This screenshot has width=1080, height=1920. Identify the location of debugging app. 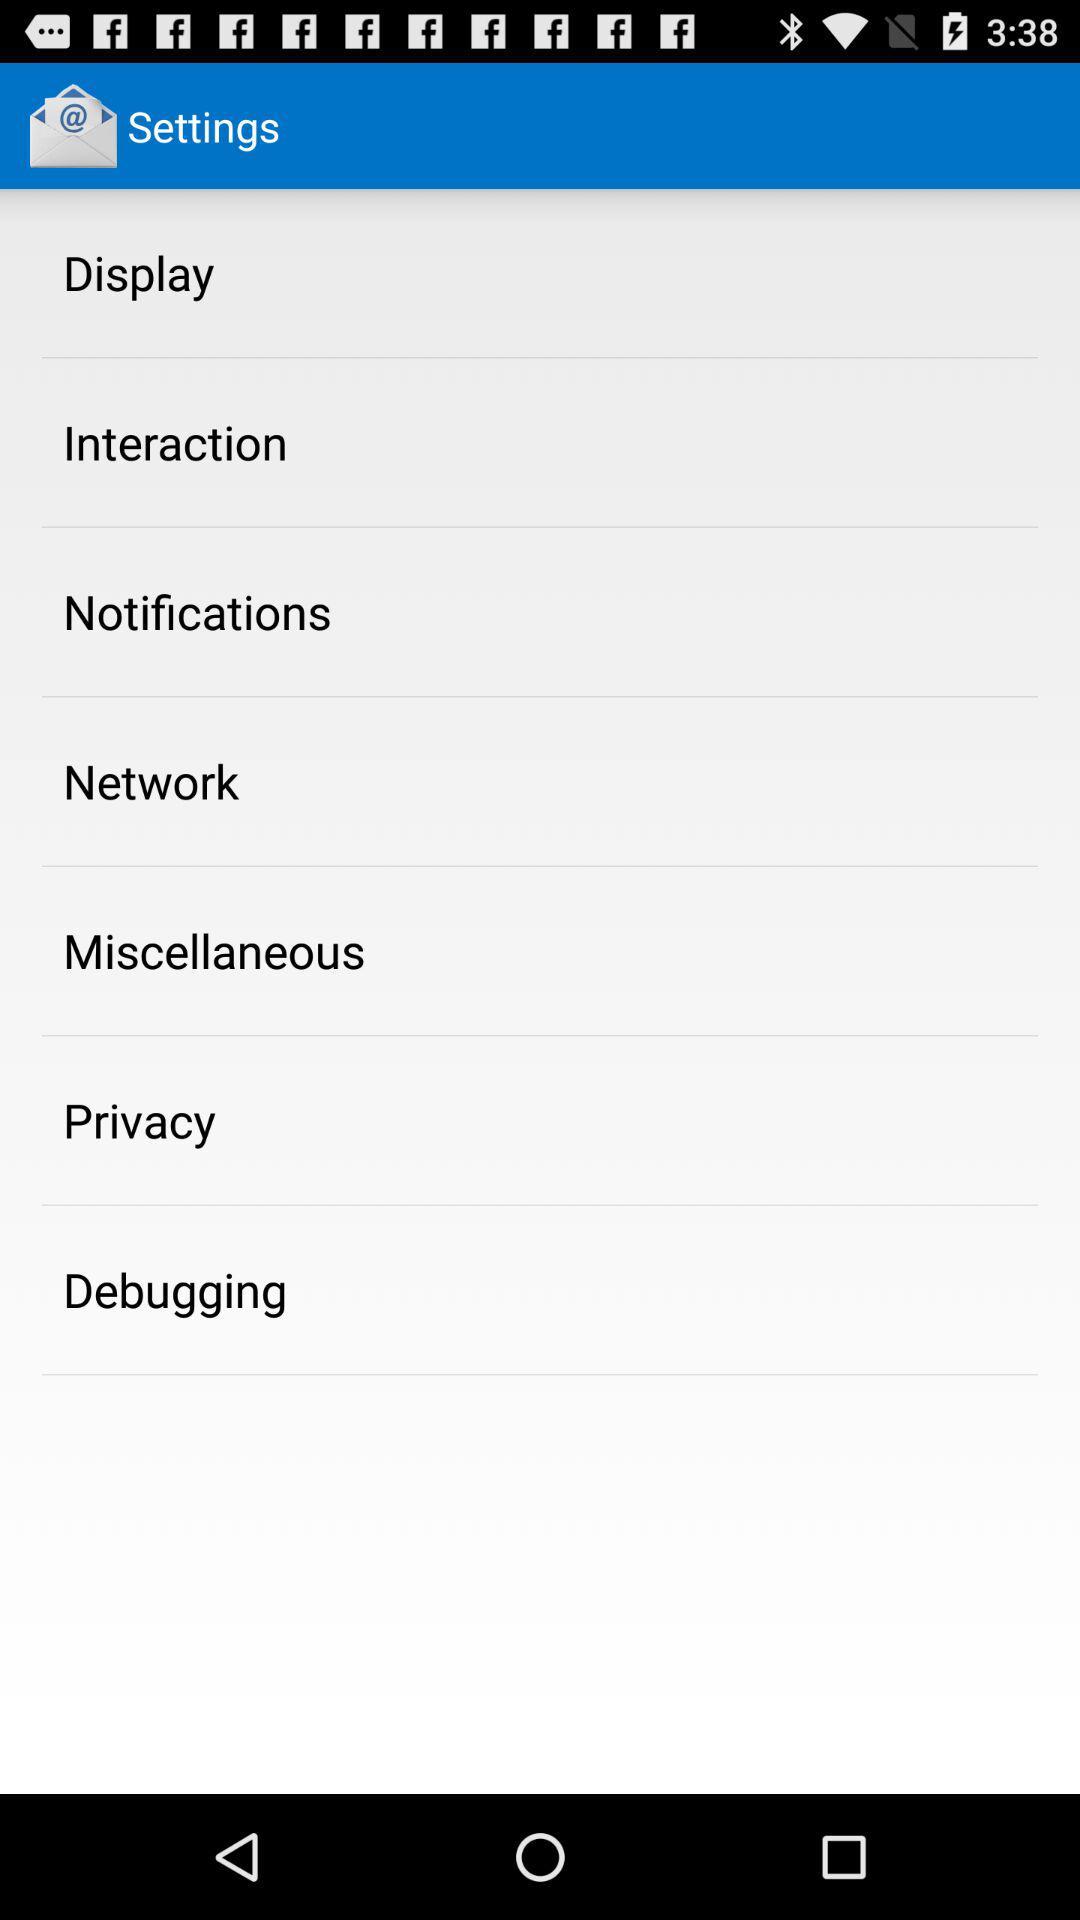
(174, 1289).